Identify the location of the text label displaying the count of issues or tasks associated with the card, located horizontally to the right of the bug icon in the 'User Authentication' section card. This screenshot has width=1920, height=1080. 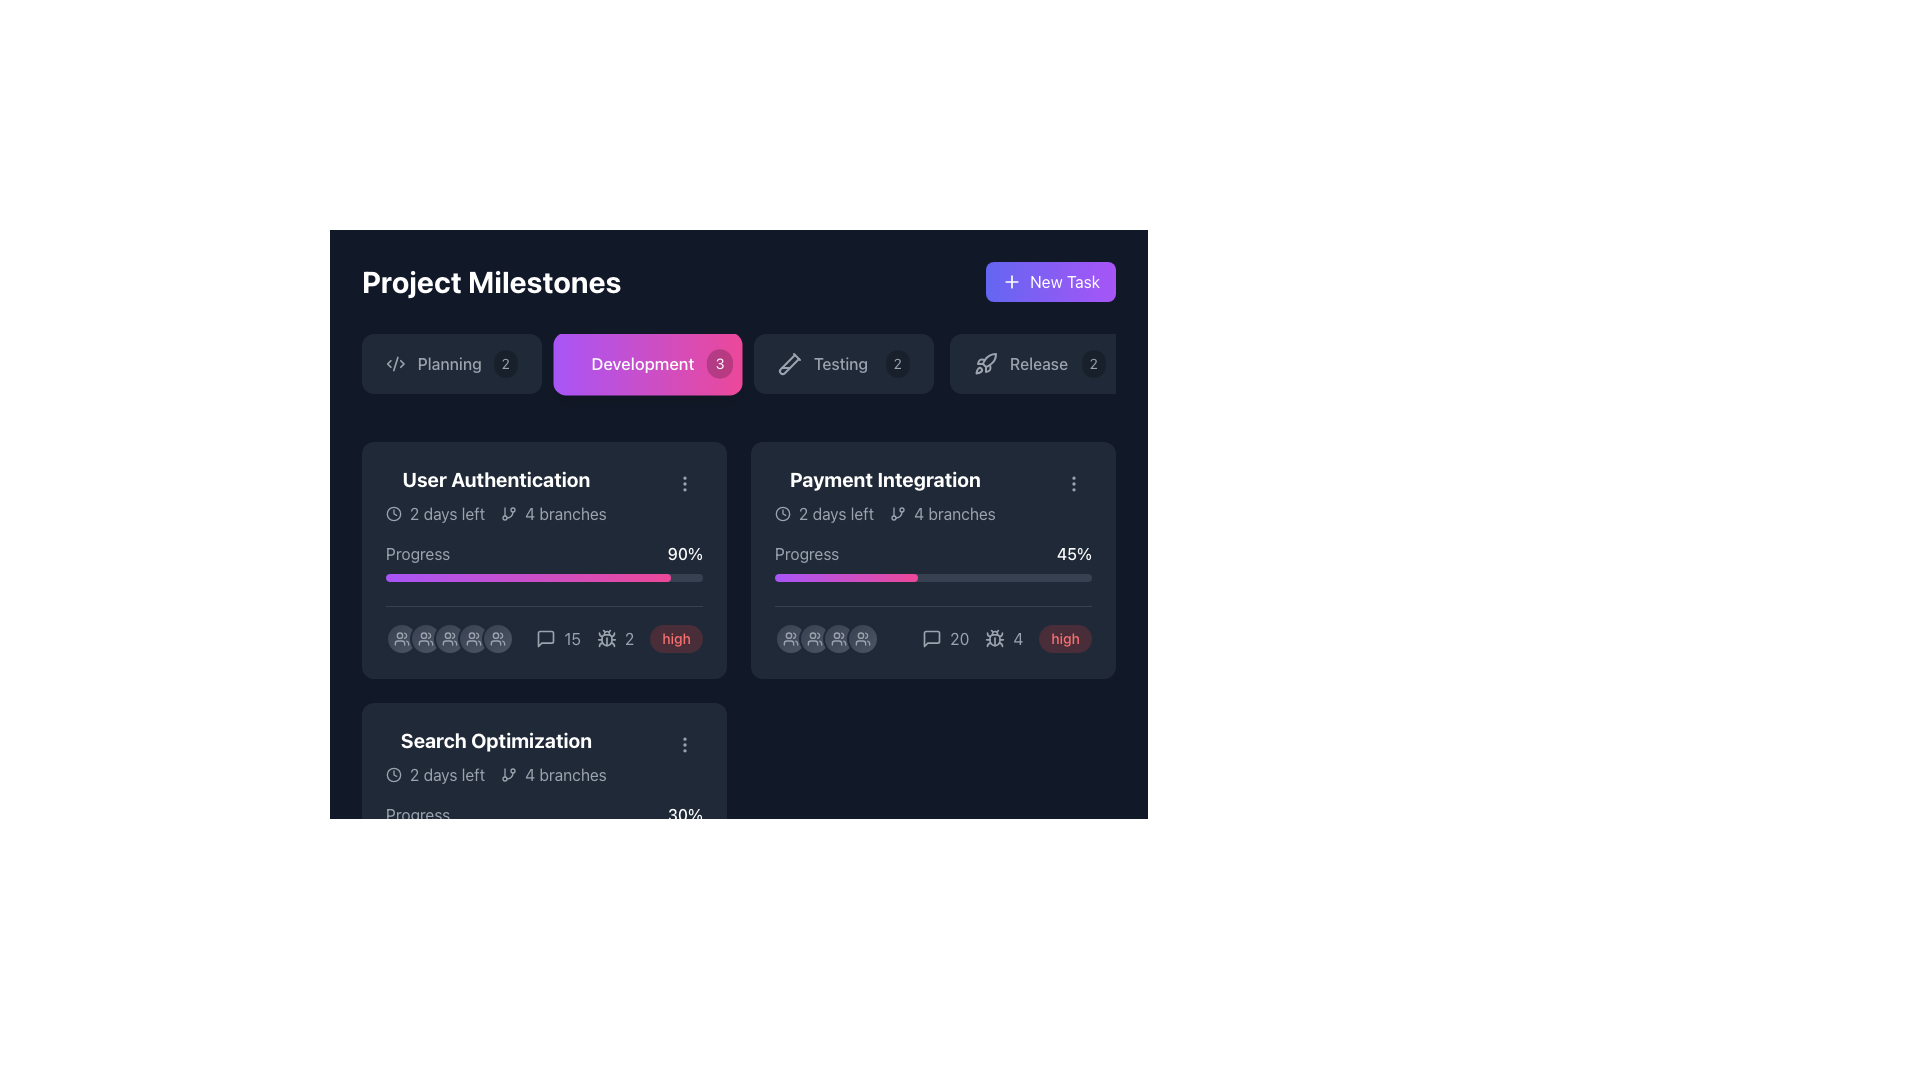
(614, 639).